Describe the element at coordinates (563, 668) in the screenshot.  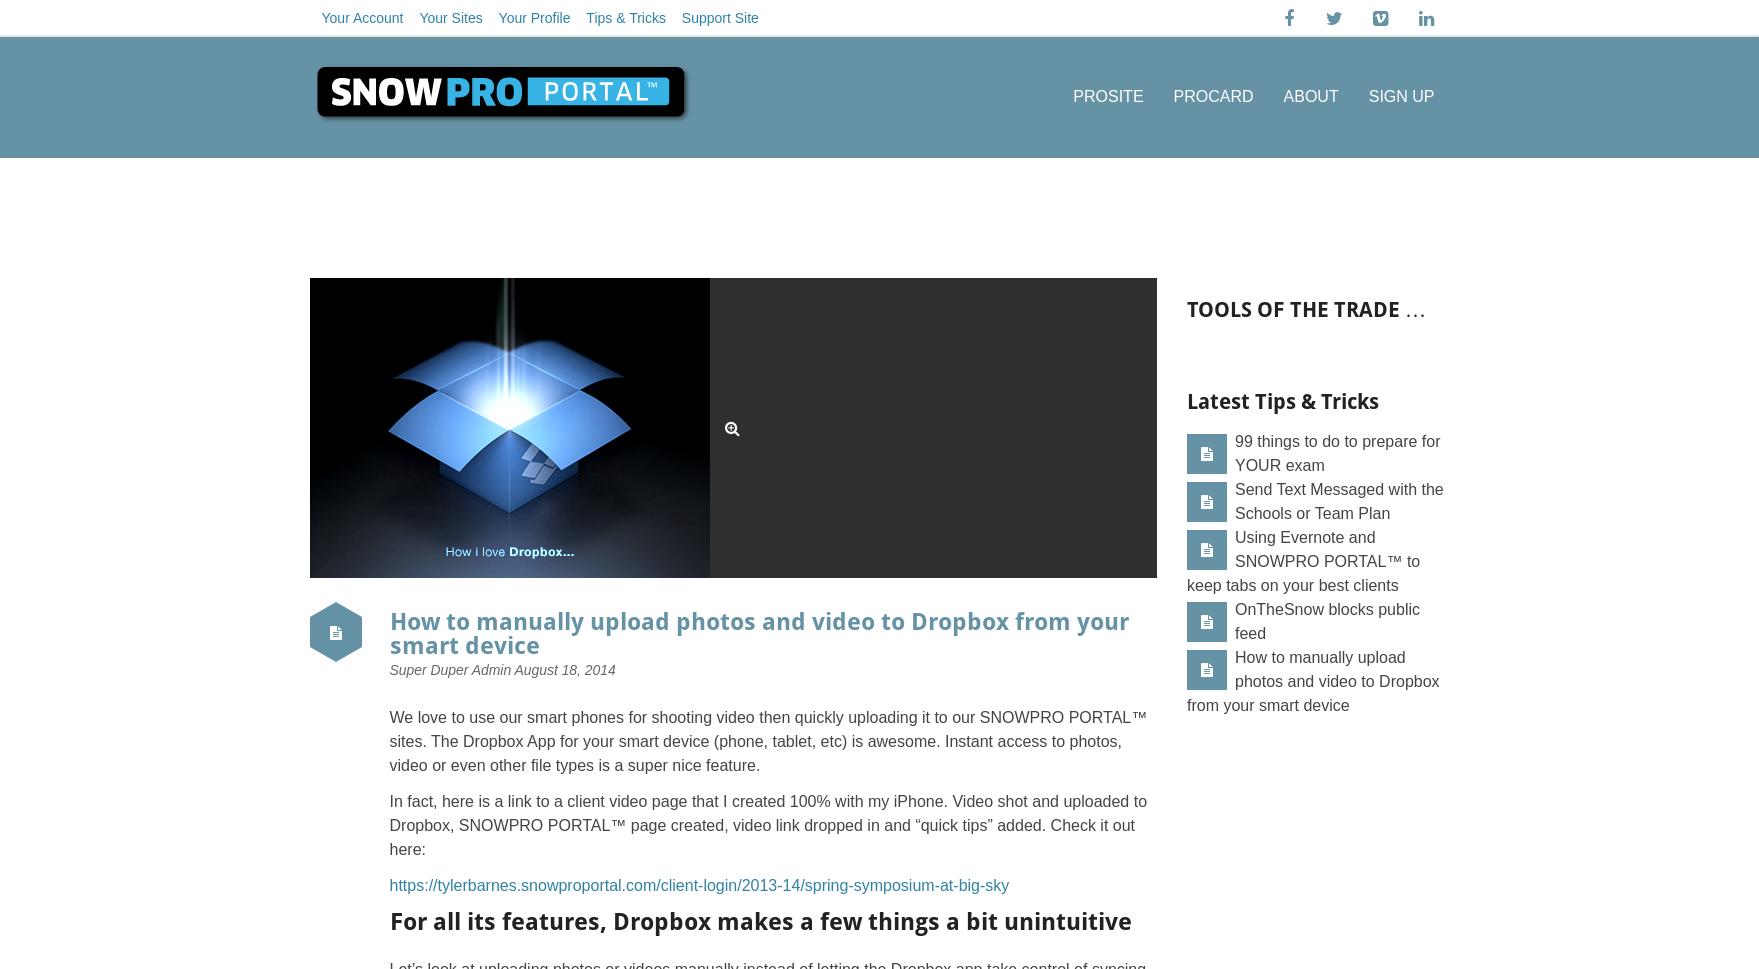
I see `'August 18, 2014'` at that location.